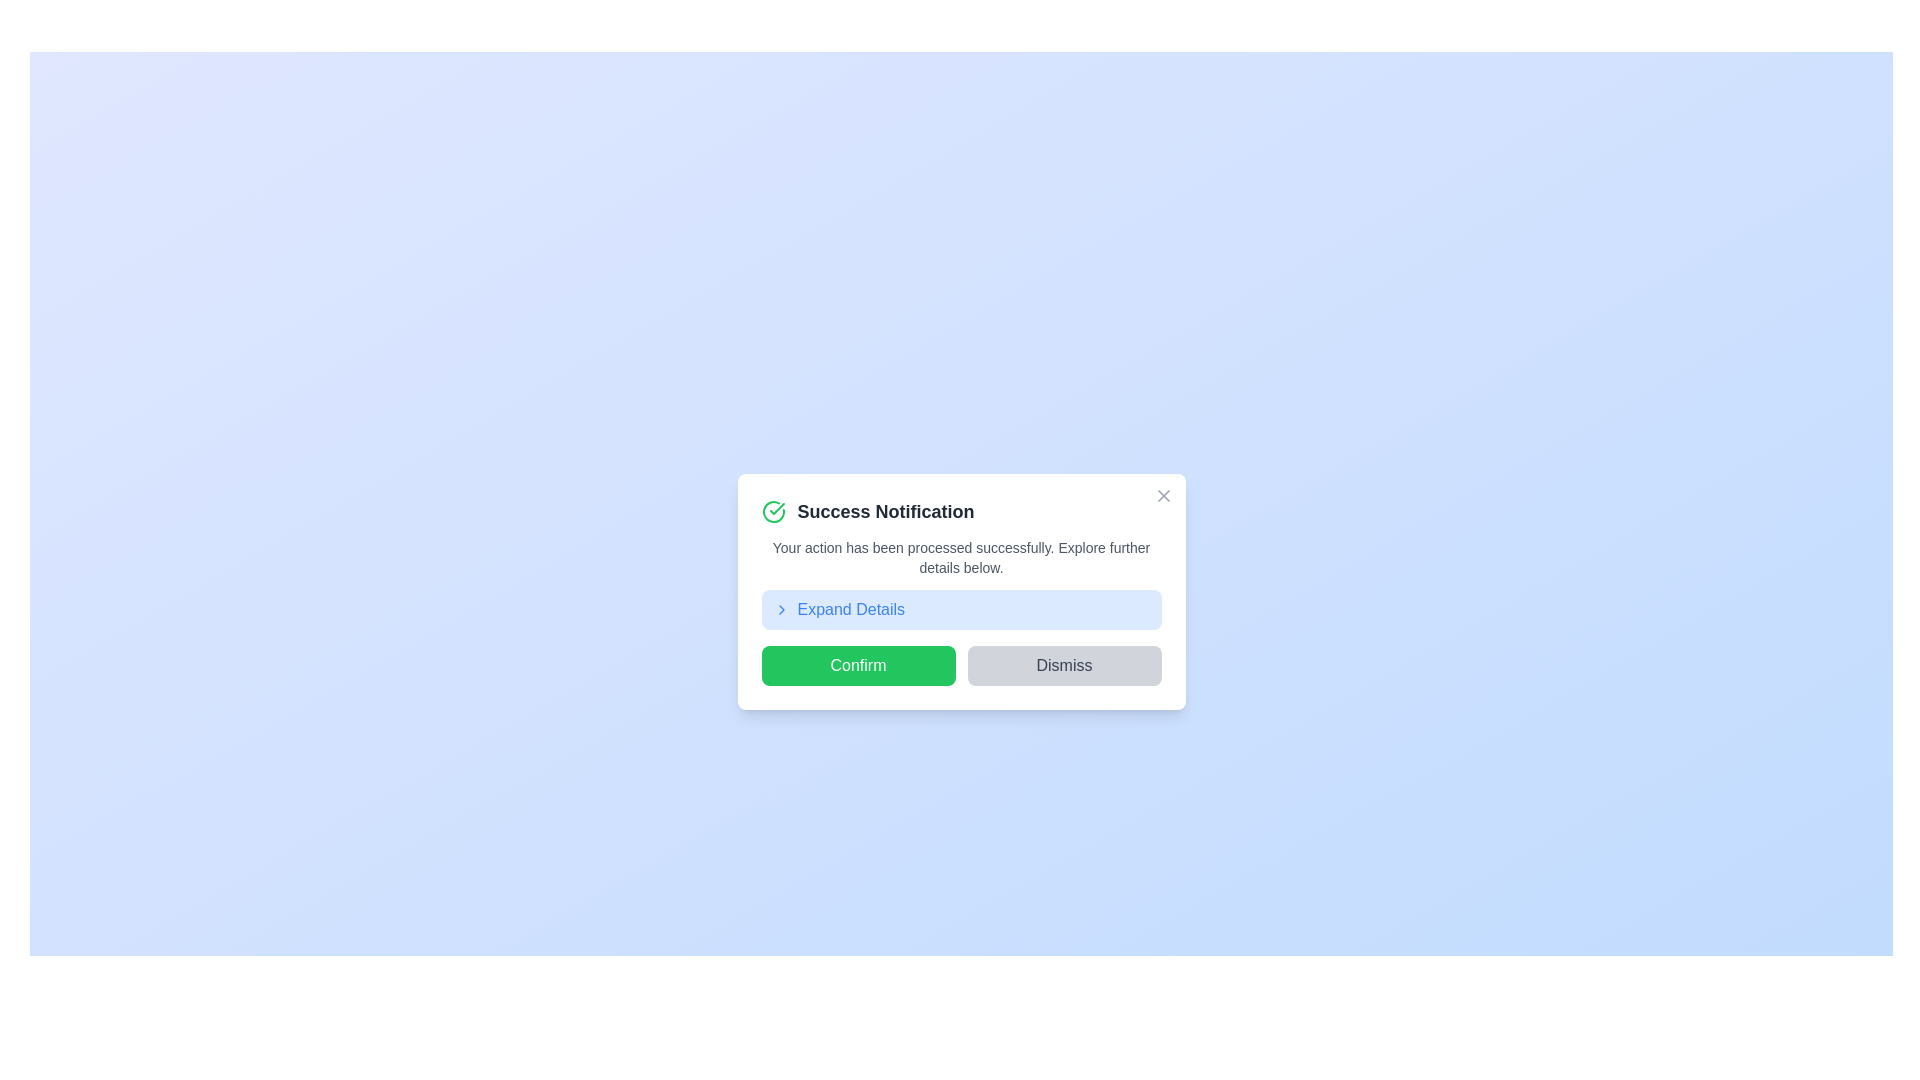 The height and width of the screenshot is (1080, 1920). What do you see at coordinates (858, 666) in the screenshot?
I see `the 'Confirm' button to confirm the action` at bounding box center [858, 666].